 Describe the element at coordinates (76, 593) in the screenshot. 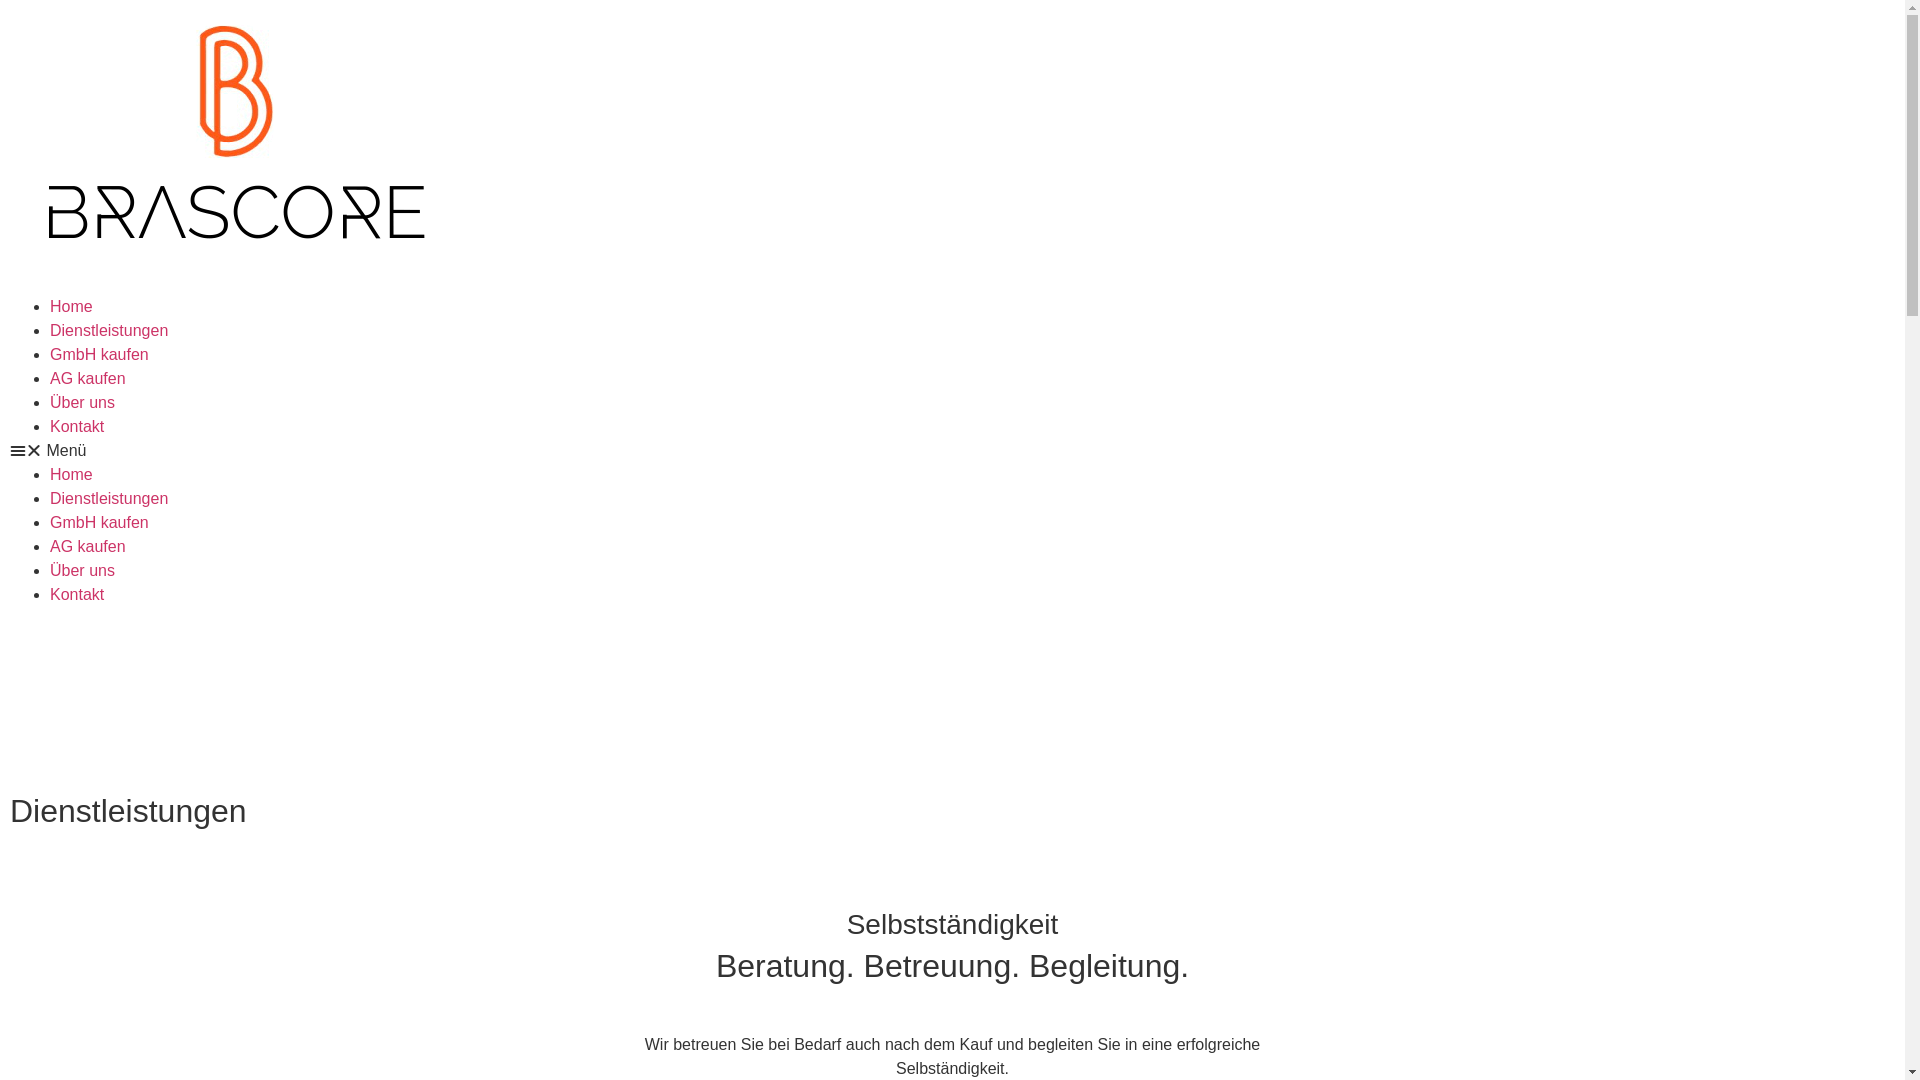

I see `'Kontakt'` at that location.